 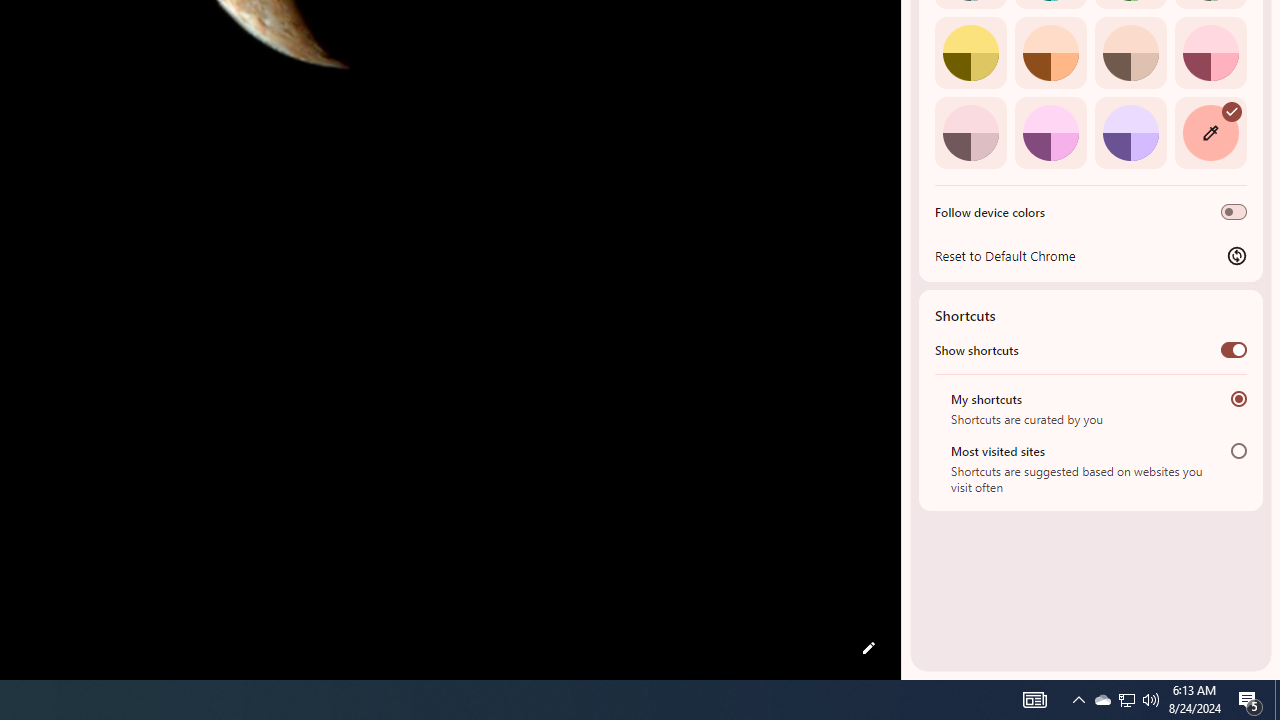 What do you see at coordinates (970, 51) in the screenshot?
I see `'Citron'` at bounding box center [970, 51].